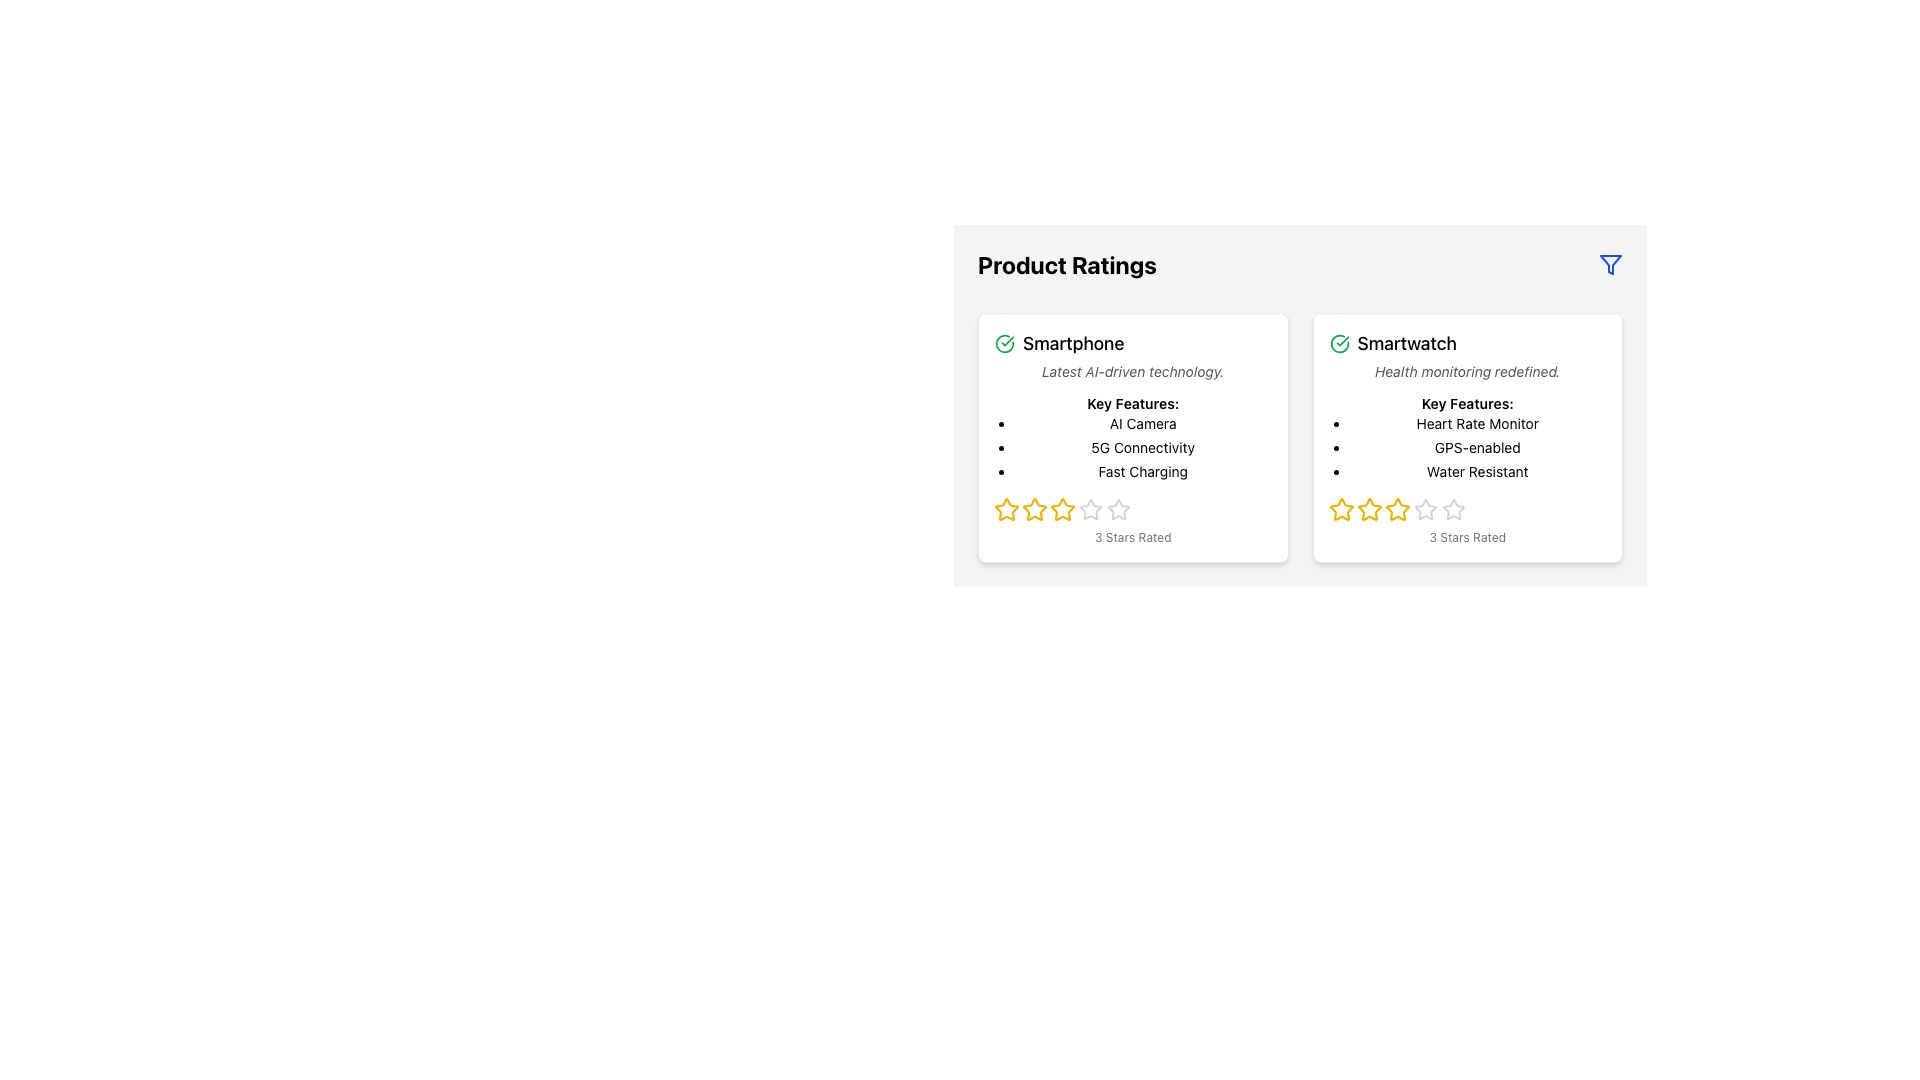 This screenshot has width=1920, height=1080. What do you see at coordinates (1061, 508) in the screenshot?
I see `the third Rating Star Icon, which has a hollow center and yellow outline, located in the lower section of the Smartphone product card` at bounding box center [1061, 508].